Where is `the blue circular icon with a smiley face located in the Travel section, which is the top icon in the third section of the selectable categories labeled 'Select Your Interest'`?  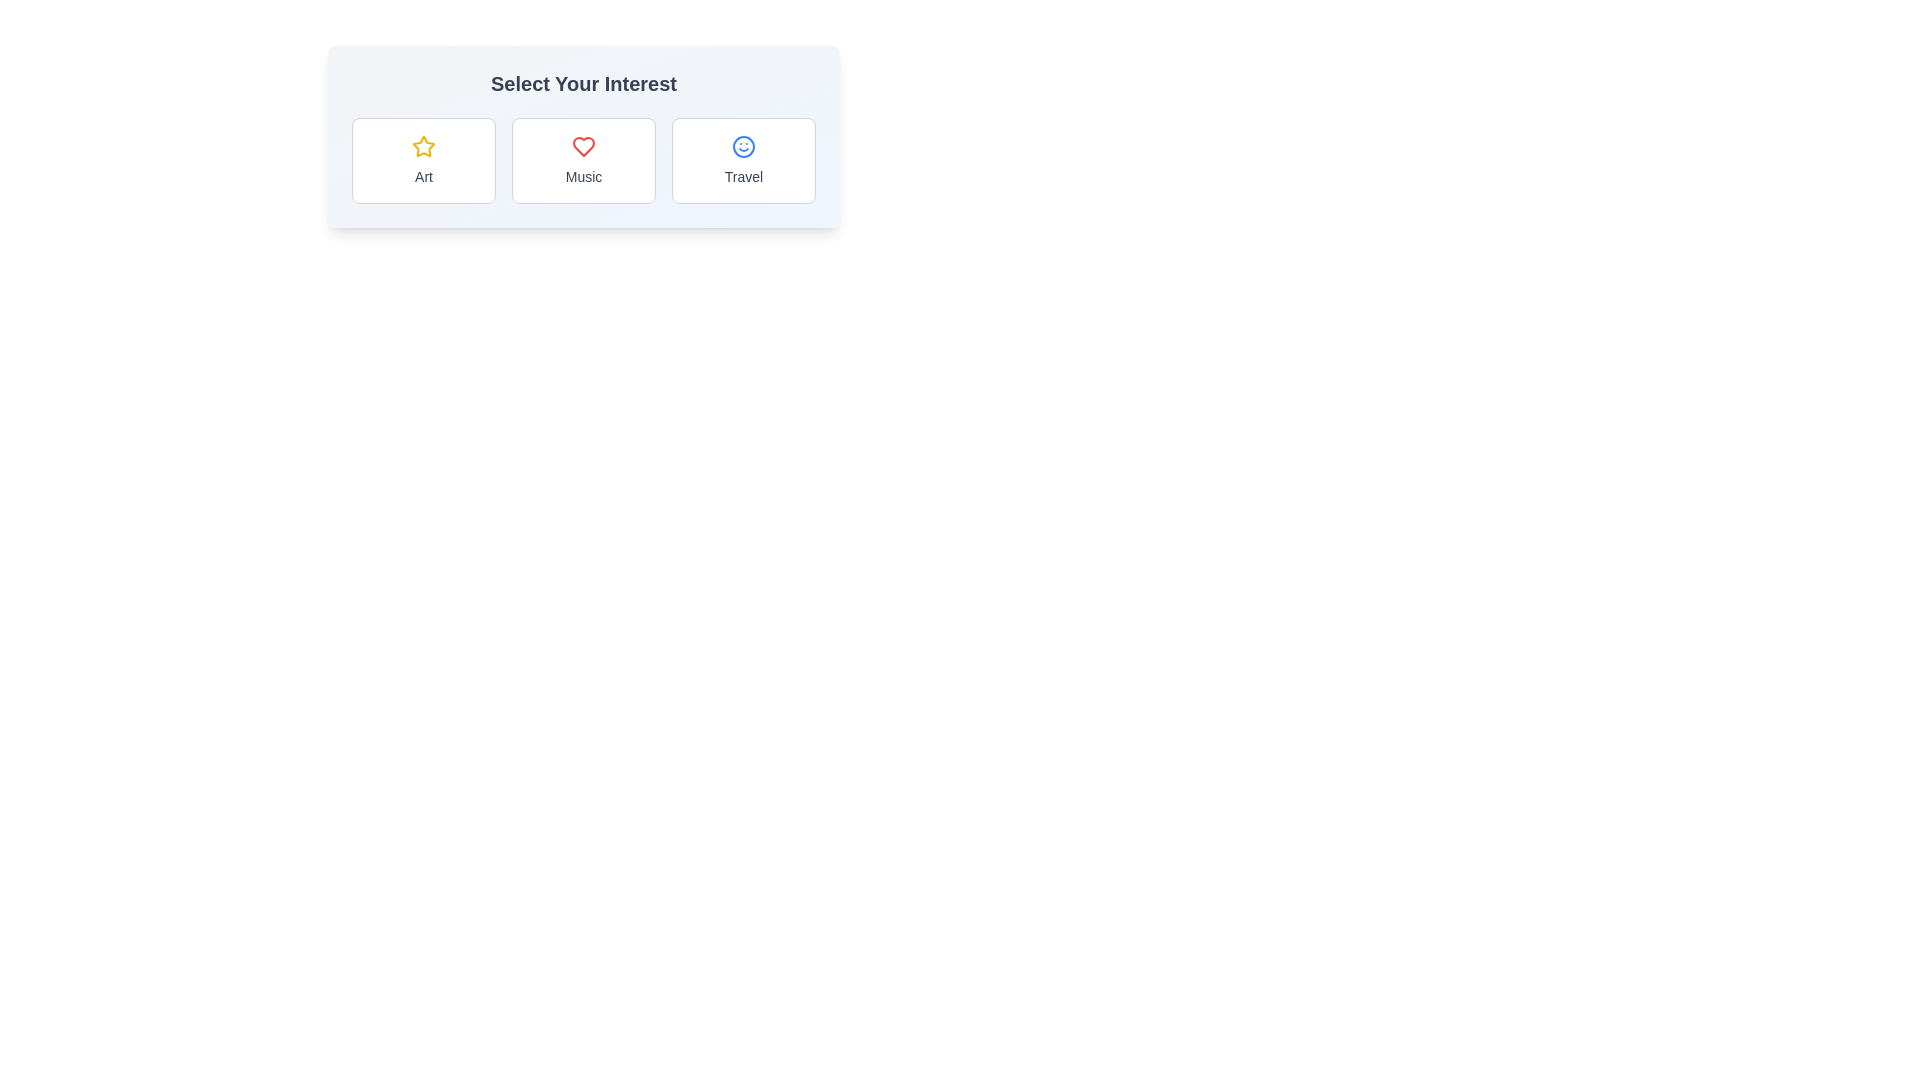
the blue circular icon with a smiley face located in the Travel section, which is the top icon in the third section of the selectable categories labeled 'Select Your Interest' is located at coordinates (743, 145).